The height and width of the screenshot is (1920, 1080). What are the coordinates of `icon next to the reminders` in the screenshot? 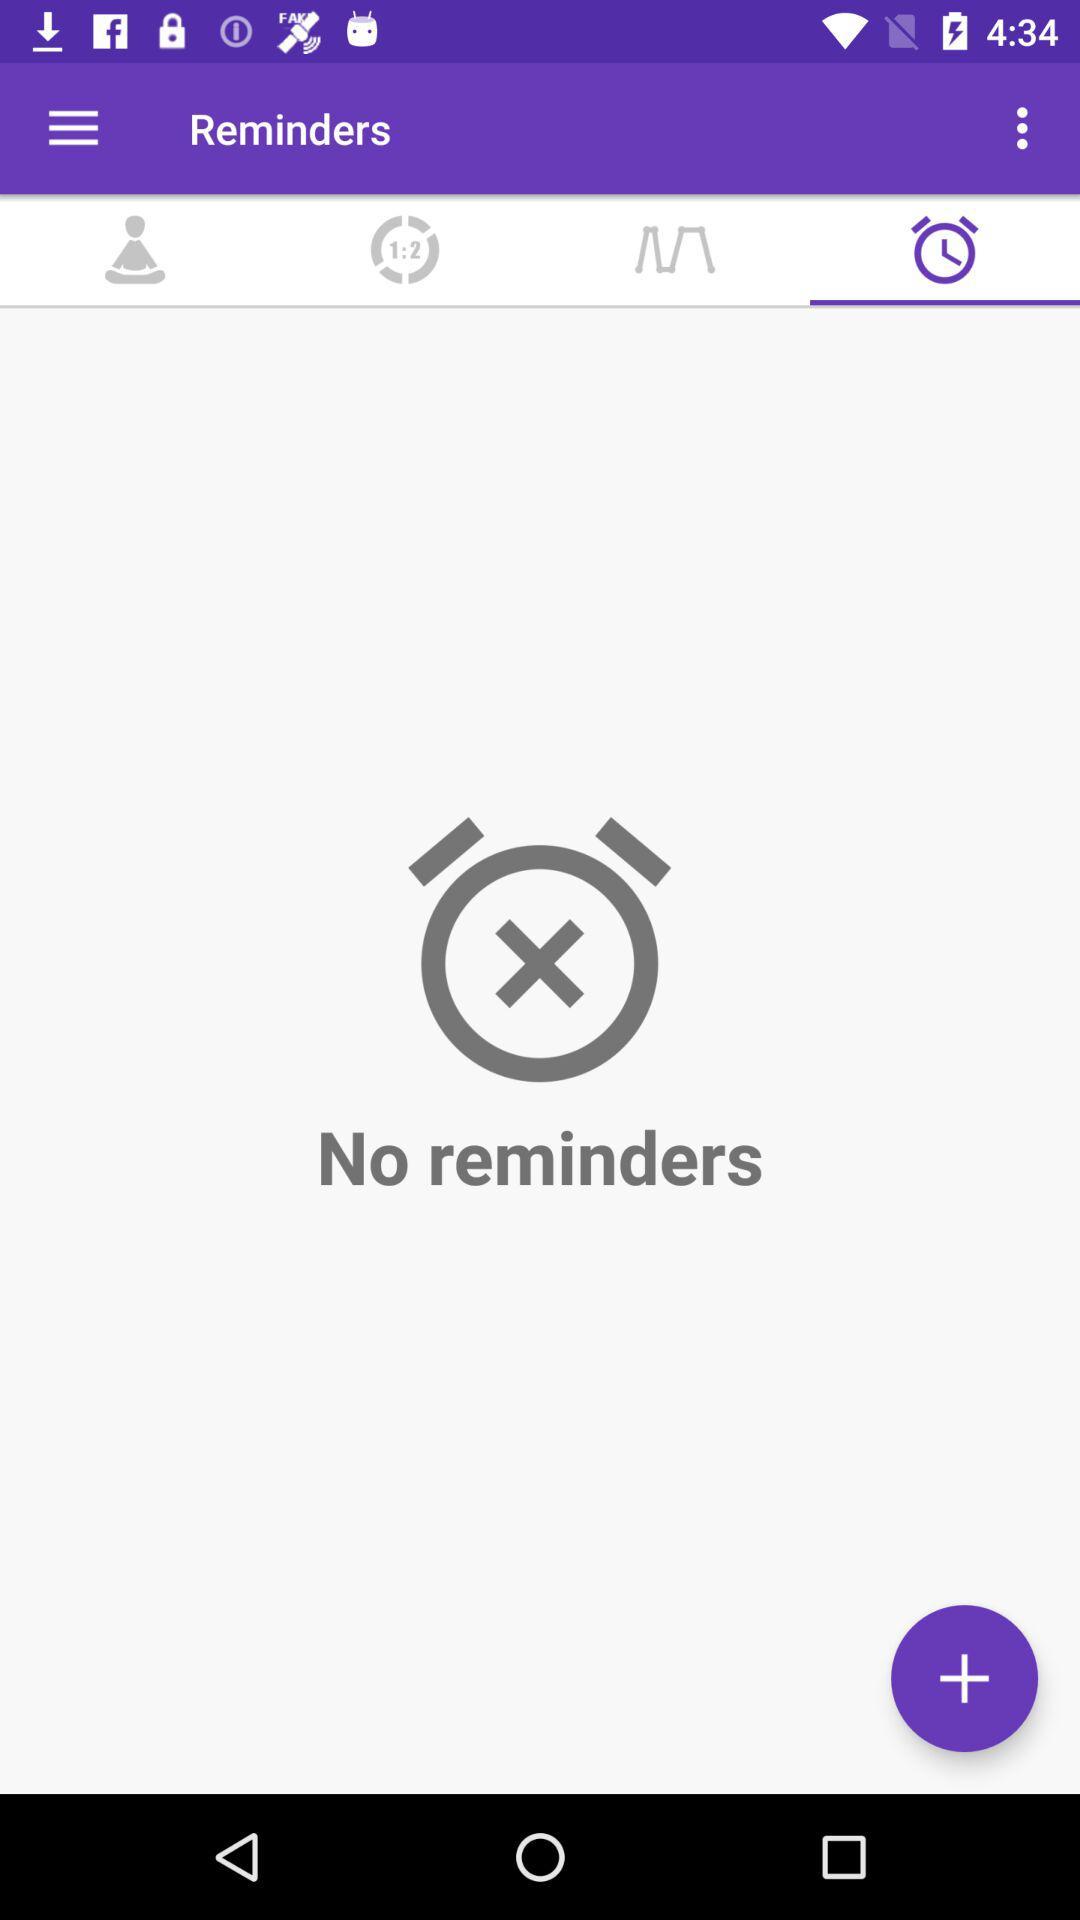 It's located at (72, 127).